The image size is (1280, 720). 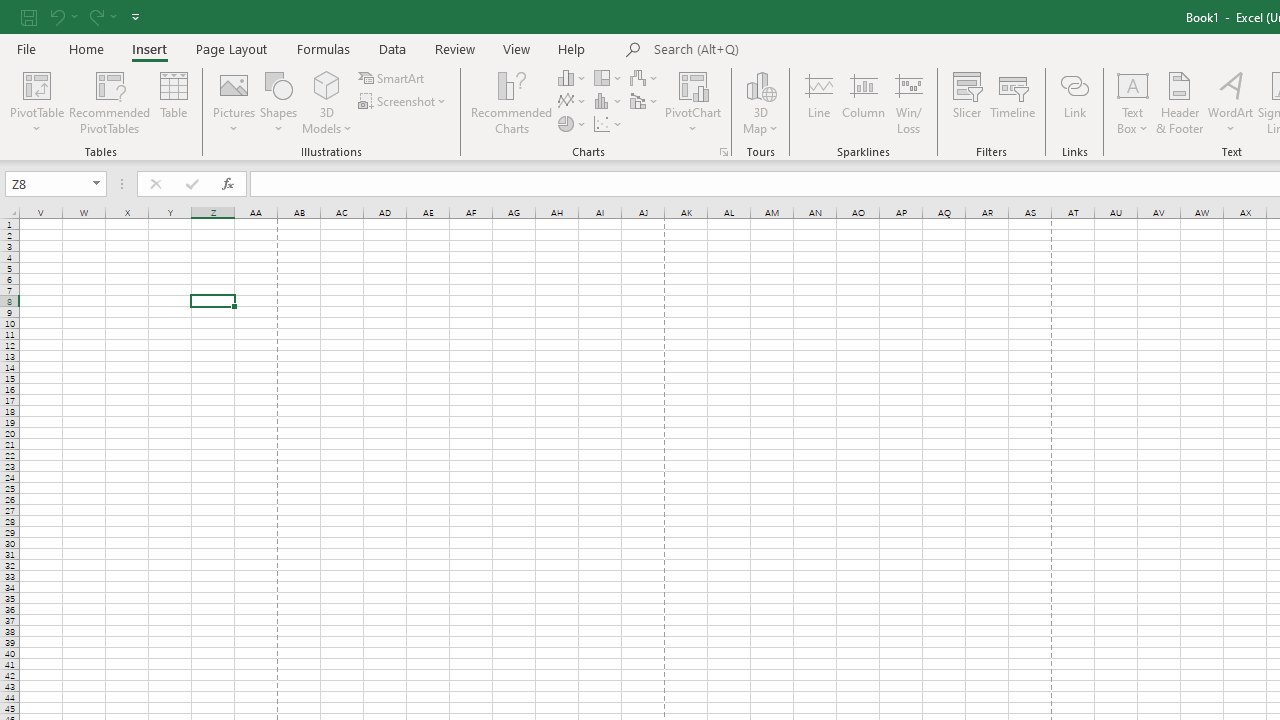 What do you see at coordinates (174, 103) in the screenshot?
I see `'Table'` at bounding box center [174, 103].